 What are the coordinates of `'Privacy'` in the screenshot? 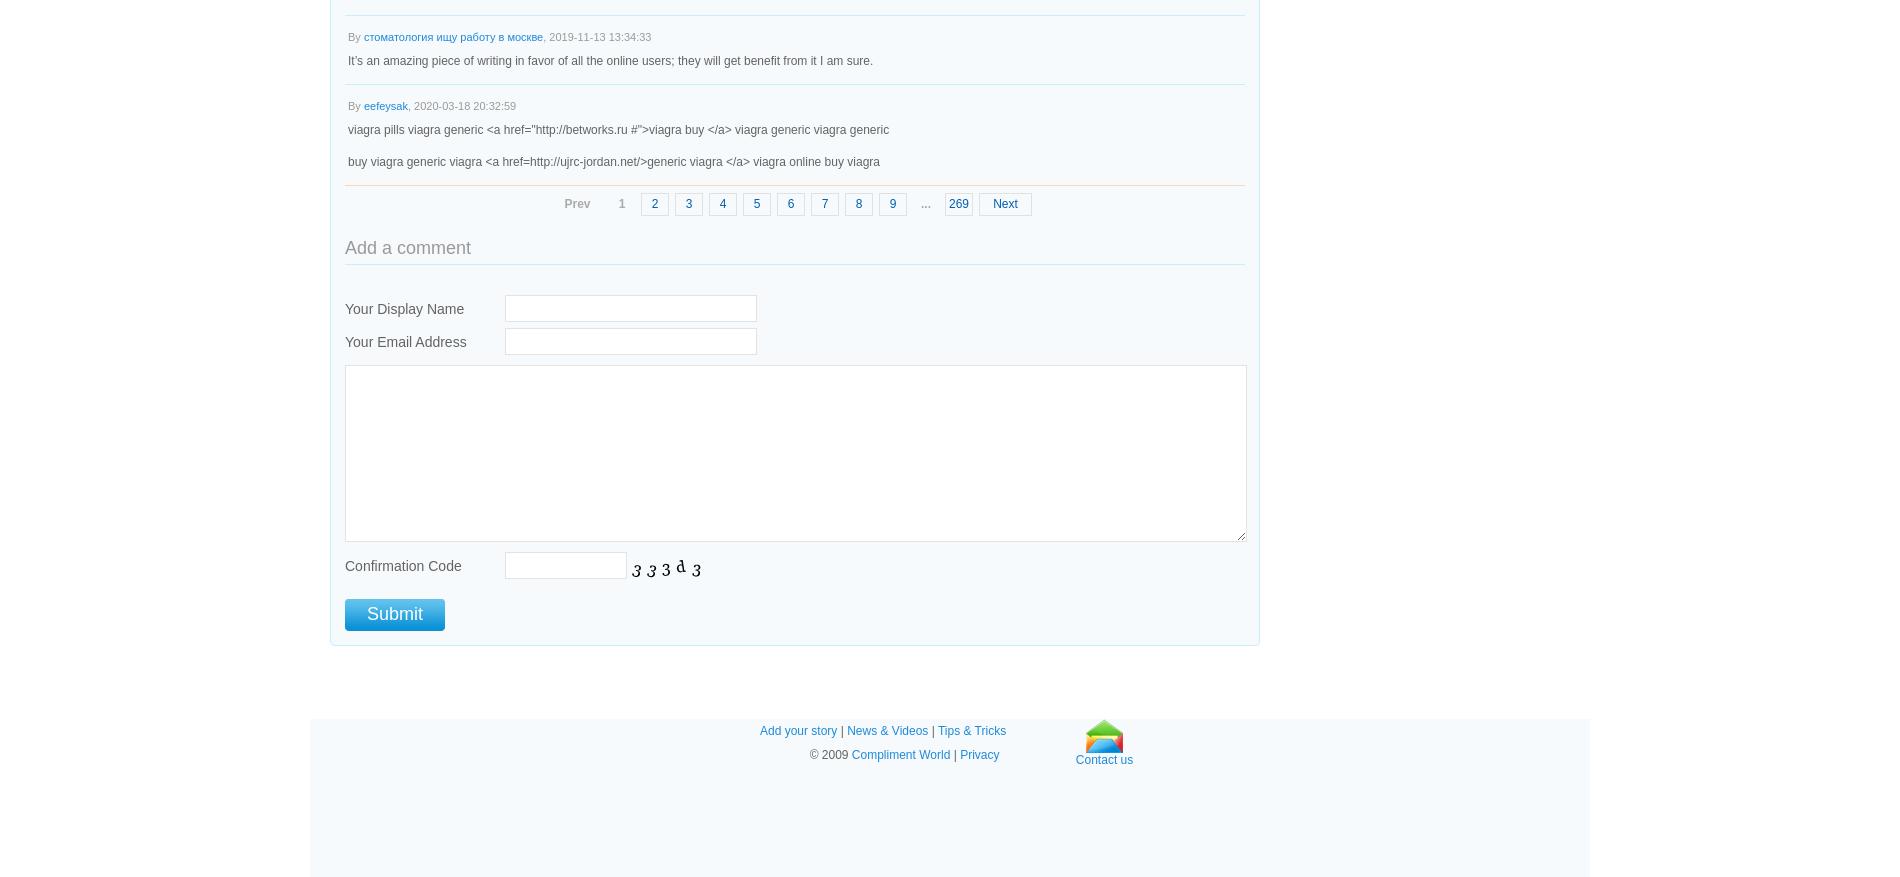 It's located at (979, 755).